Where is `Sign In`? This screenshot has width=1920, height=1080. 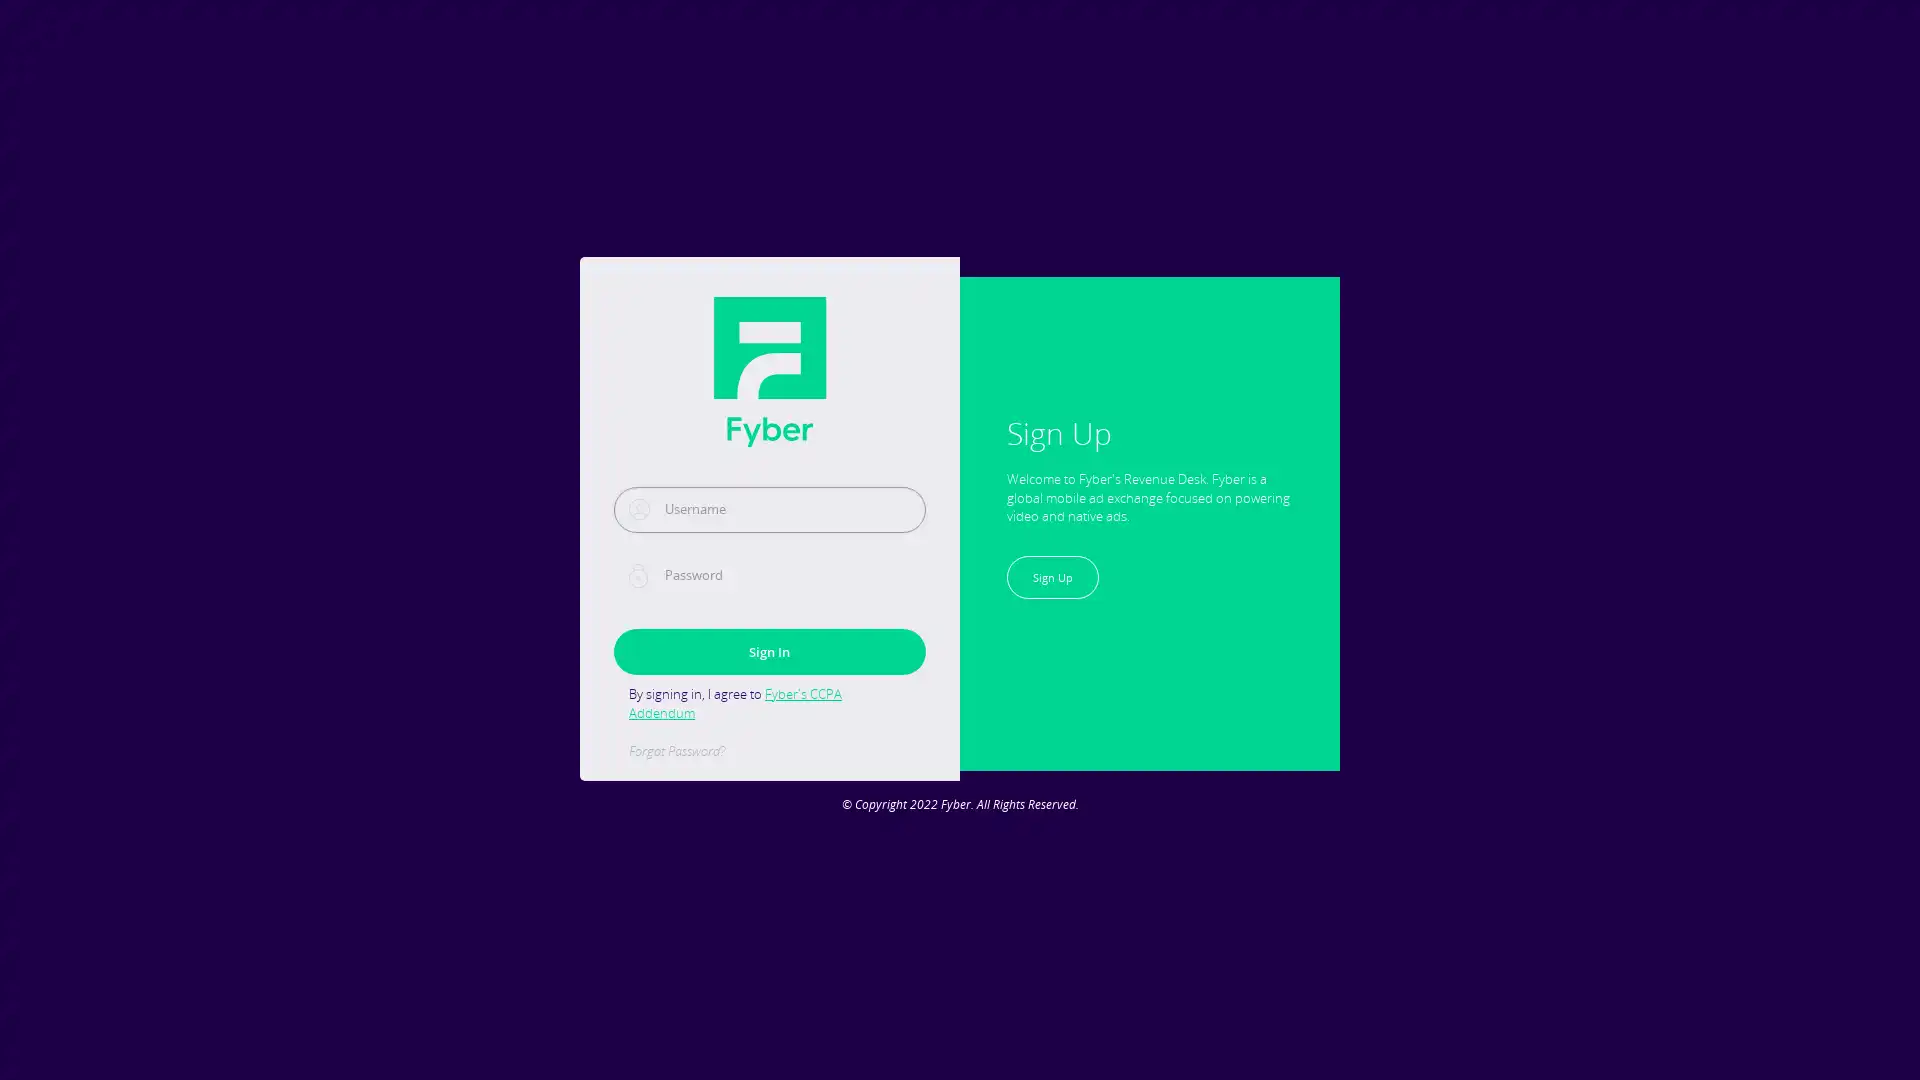 Sign In is located at coordinates (768, 651).